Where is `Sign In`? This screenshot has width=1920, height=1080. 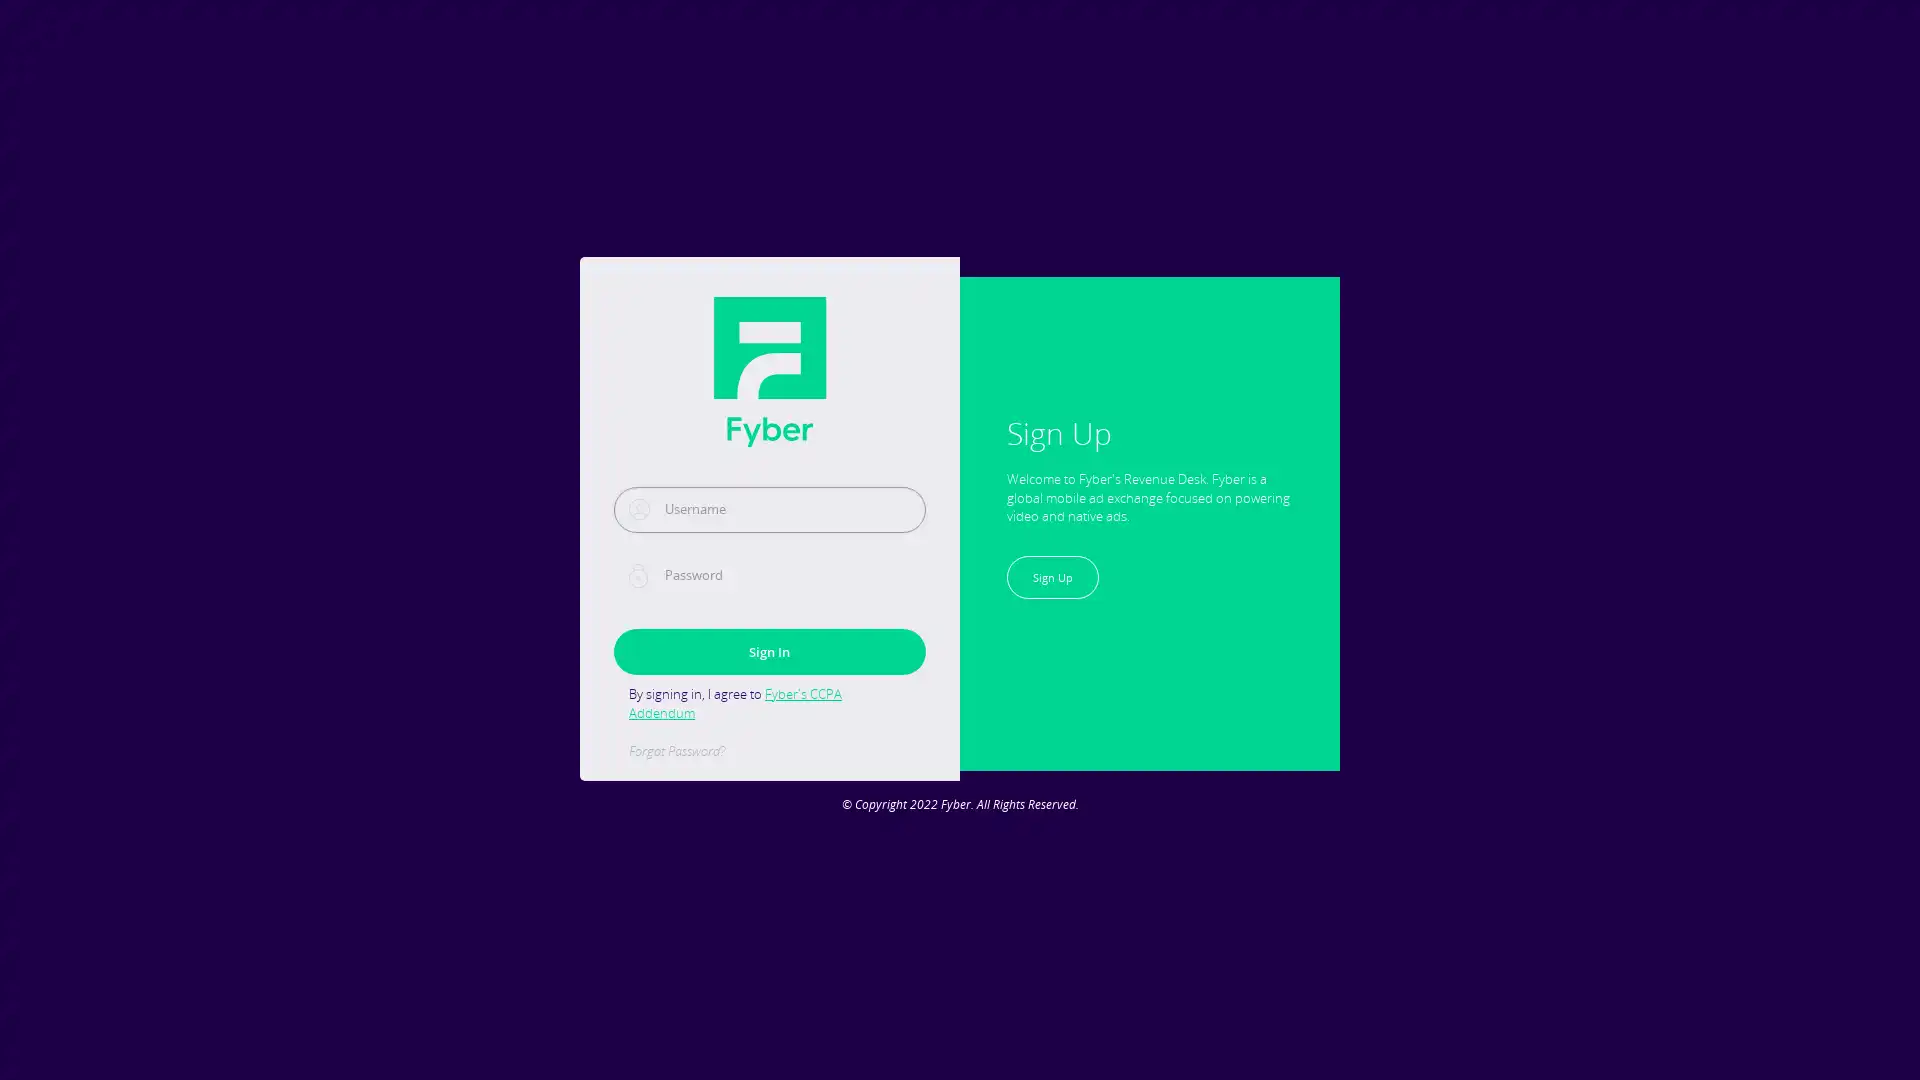 Sign In is located at coordinates (768, 651).